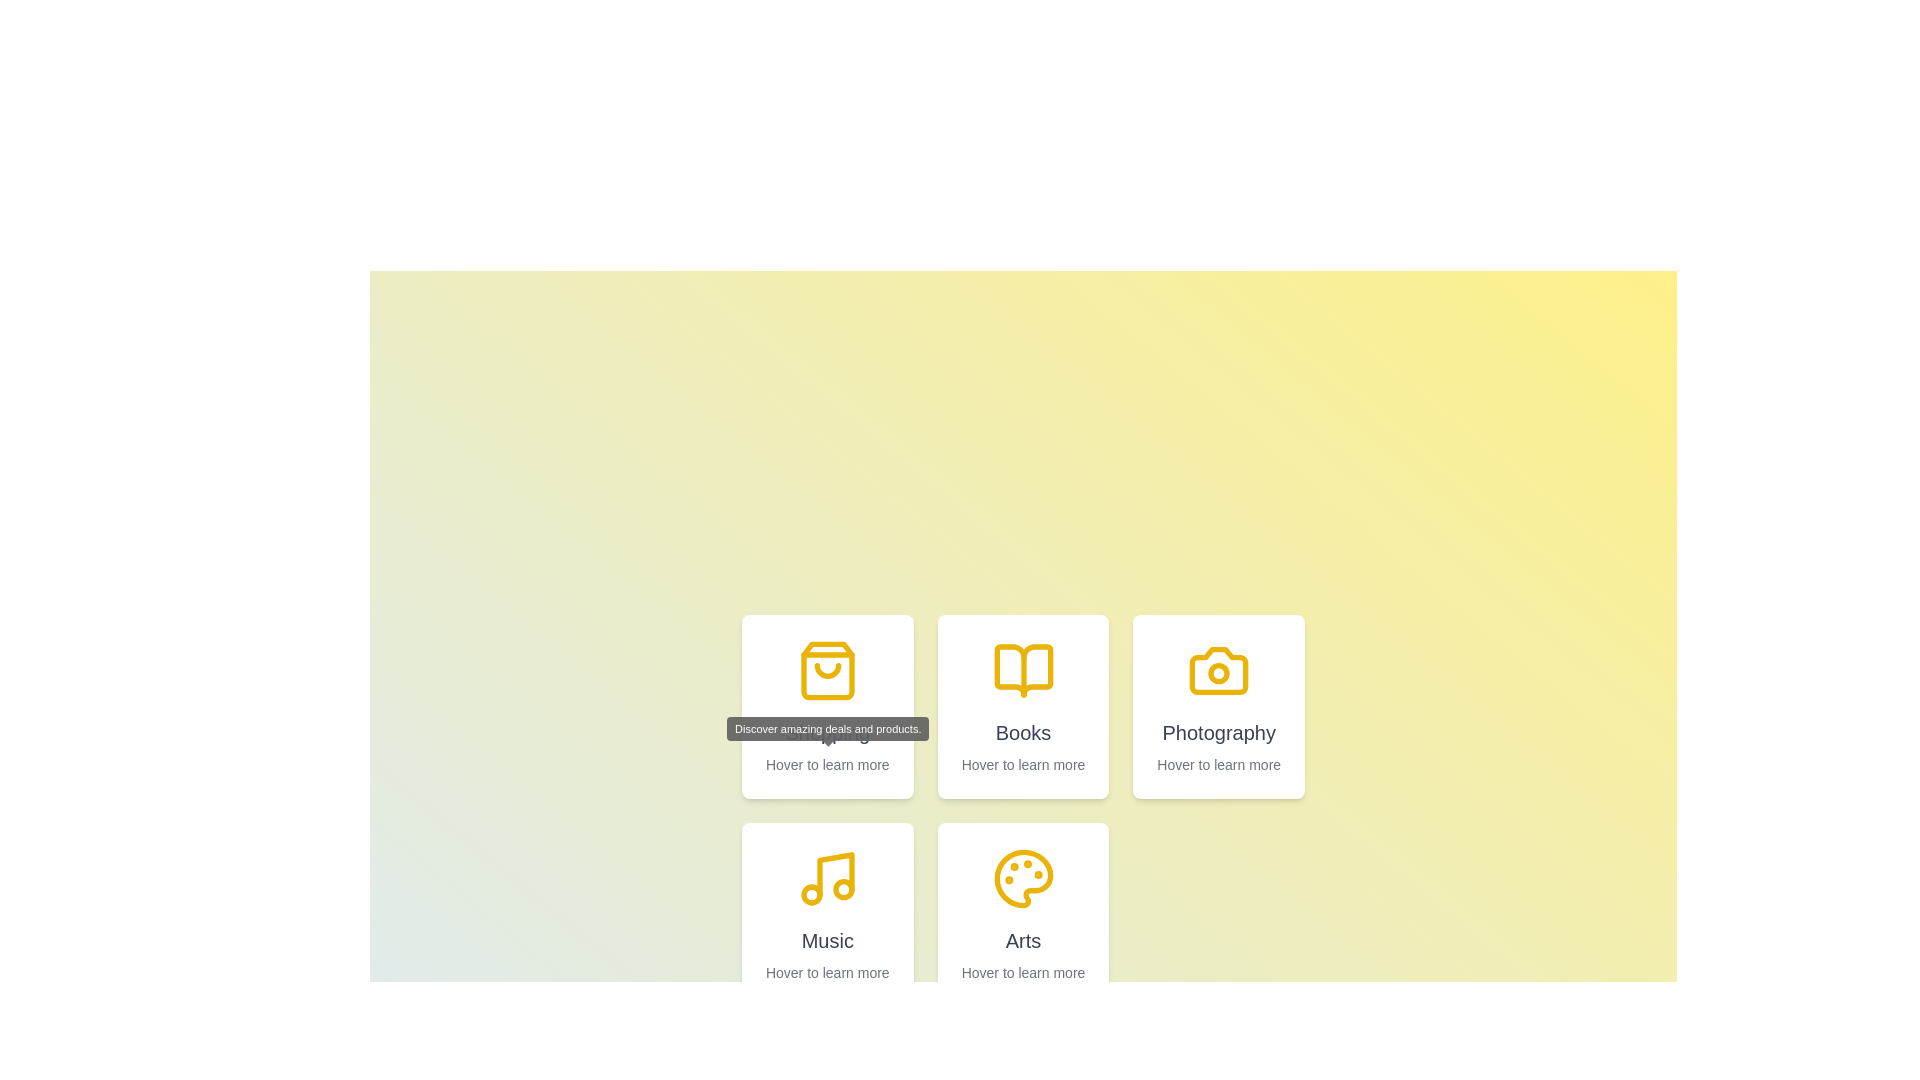  What do you see at coordinates (1218, 671) in the screenshot?
I see `the decorative icon representing the 'Photography' section located at the top of the card layout in the top-right quadrant of the interface` at bounding box center [1218, 671].